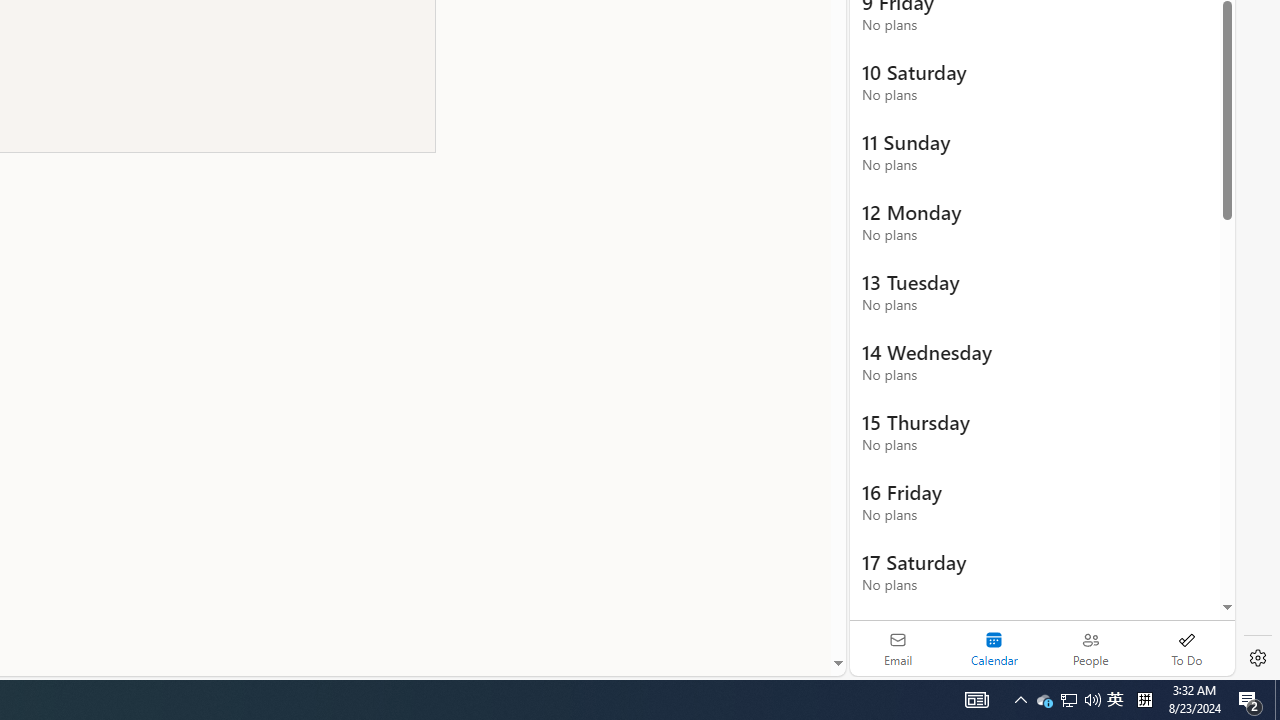 The width and height of the screenshot is (1280, 720). Describe the element at coordinates (897, 648) in the screenshot. I see `'Email'` at that location.